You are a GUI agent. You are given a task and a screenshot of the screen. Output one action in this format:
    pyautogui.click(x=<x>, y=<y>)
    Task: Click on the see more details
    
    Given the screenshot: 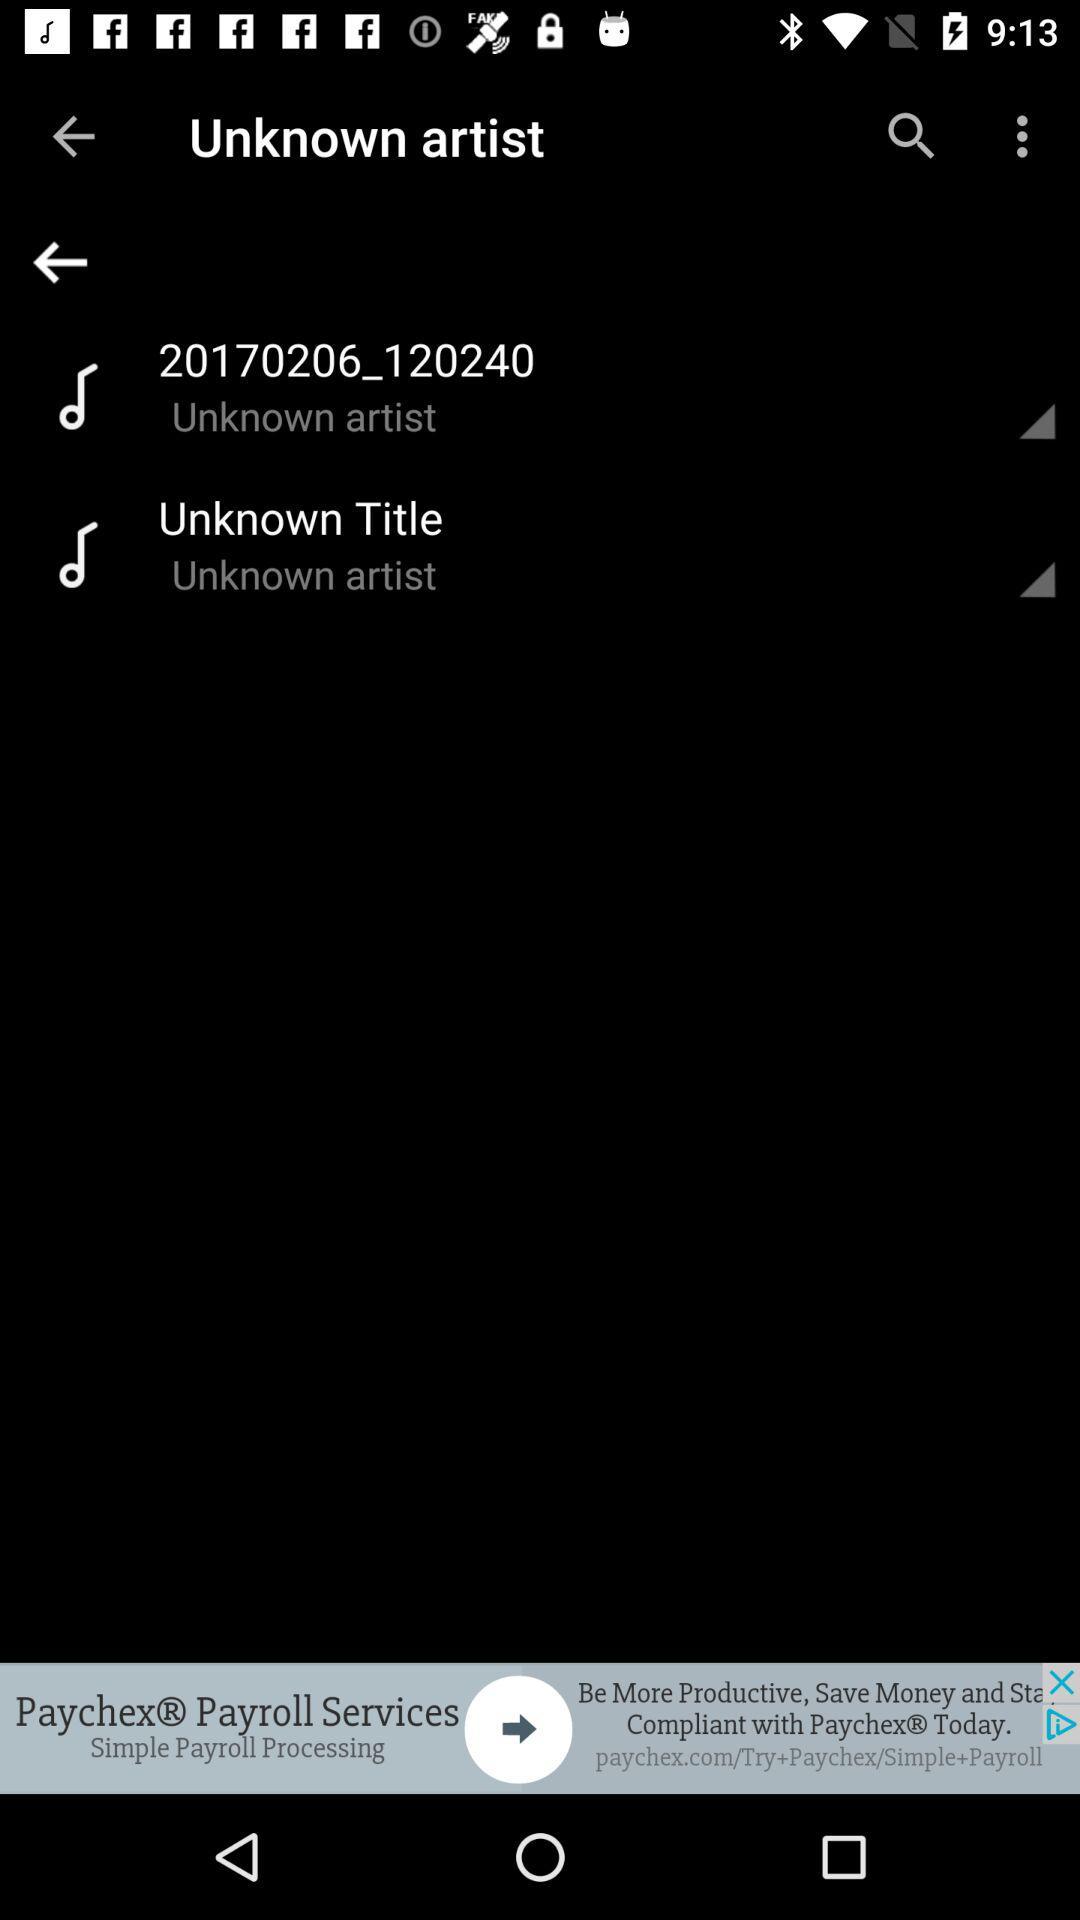 What is the action you would take?
    pyautogui.click(x=1013, y=394)
    